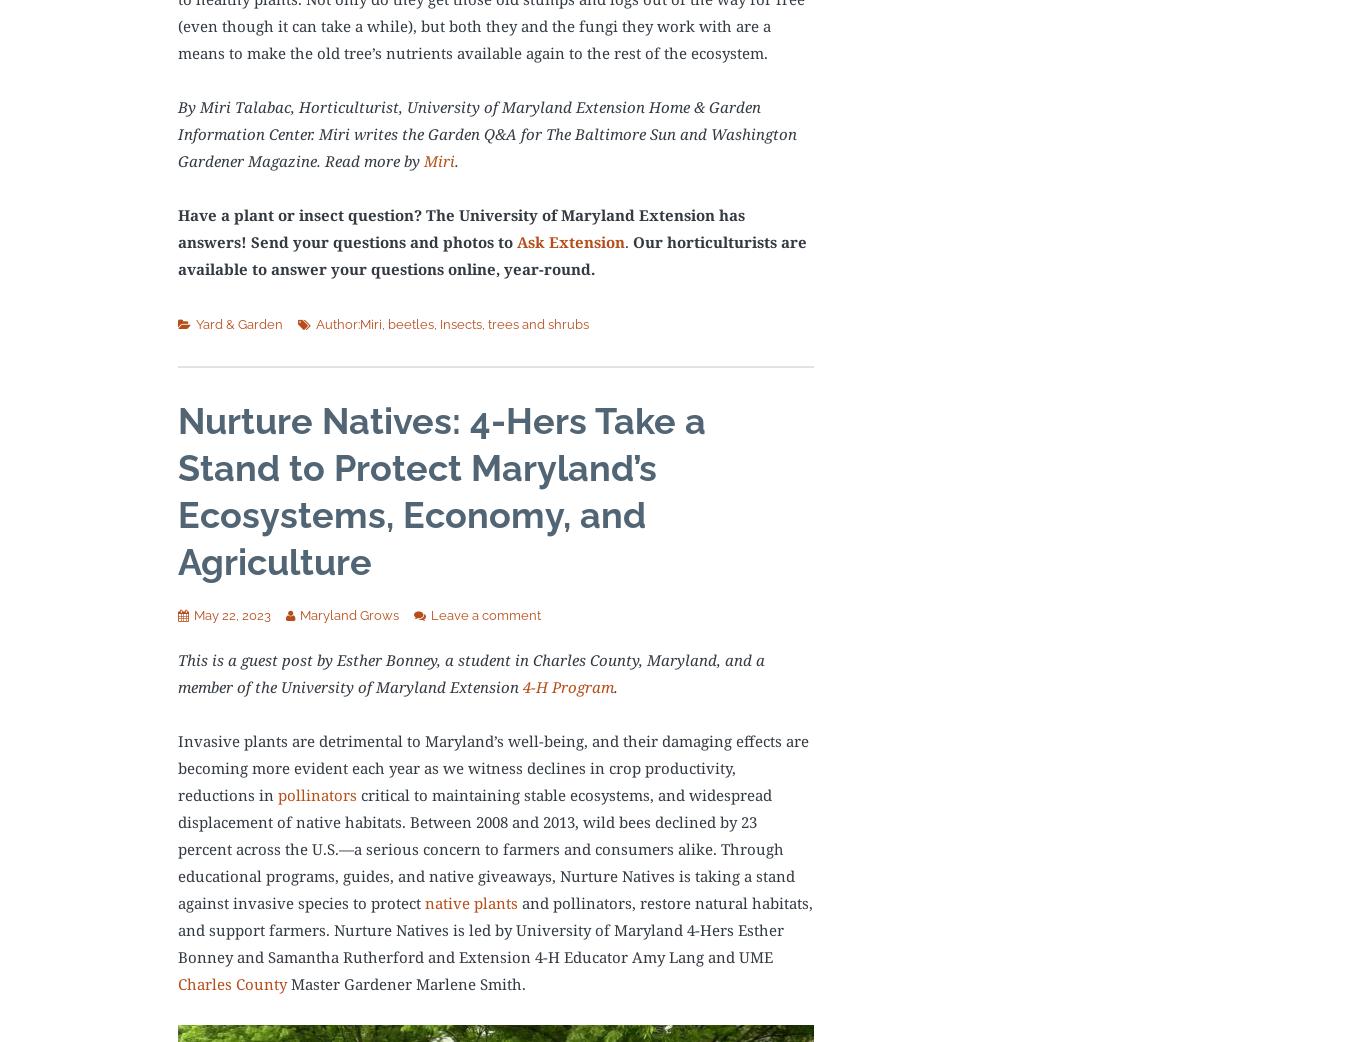 The image size is (1350, 1042). I want to click on 'trees and shrubs', so click(537, 323).